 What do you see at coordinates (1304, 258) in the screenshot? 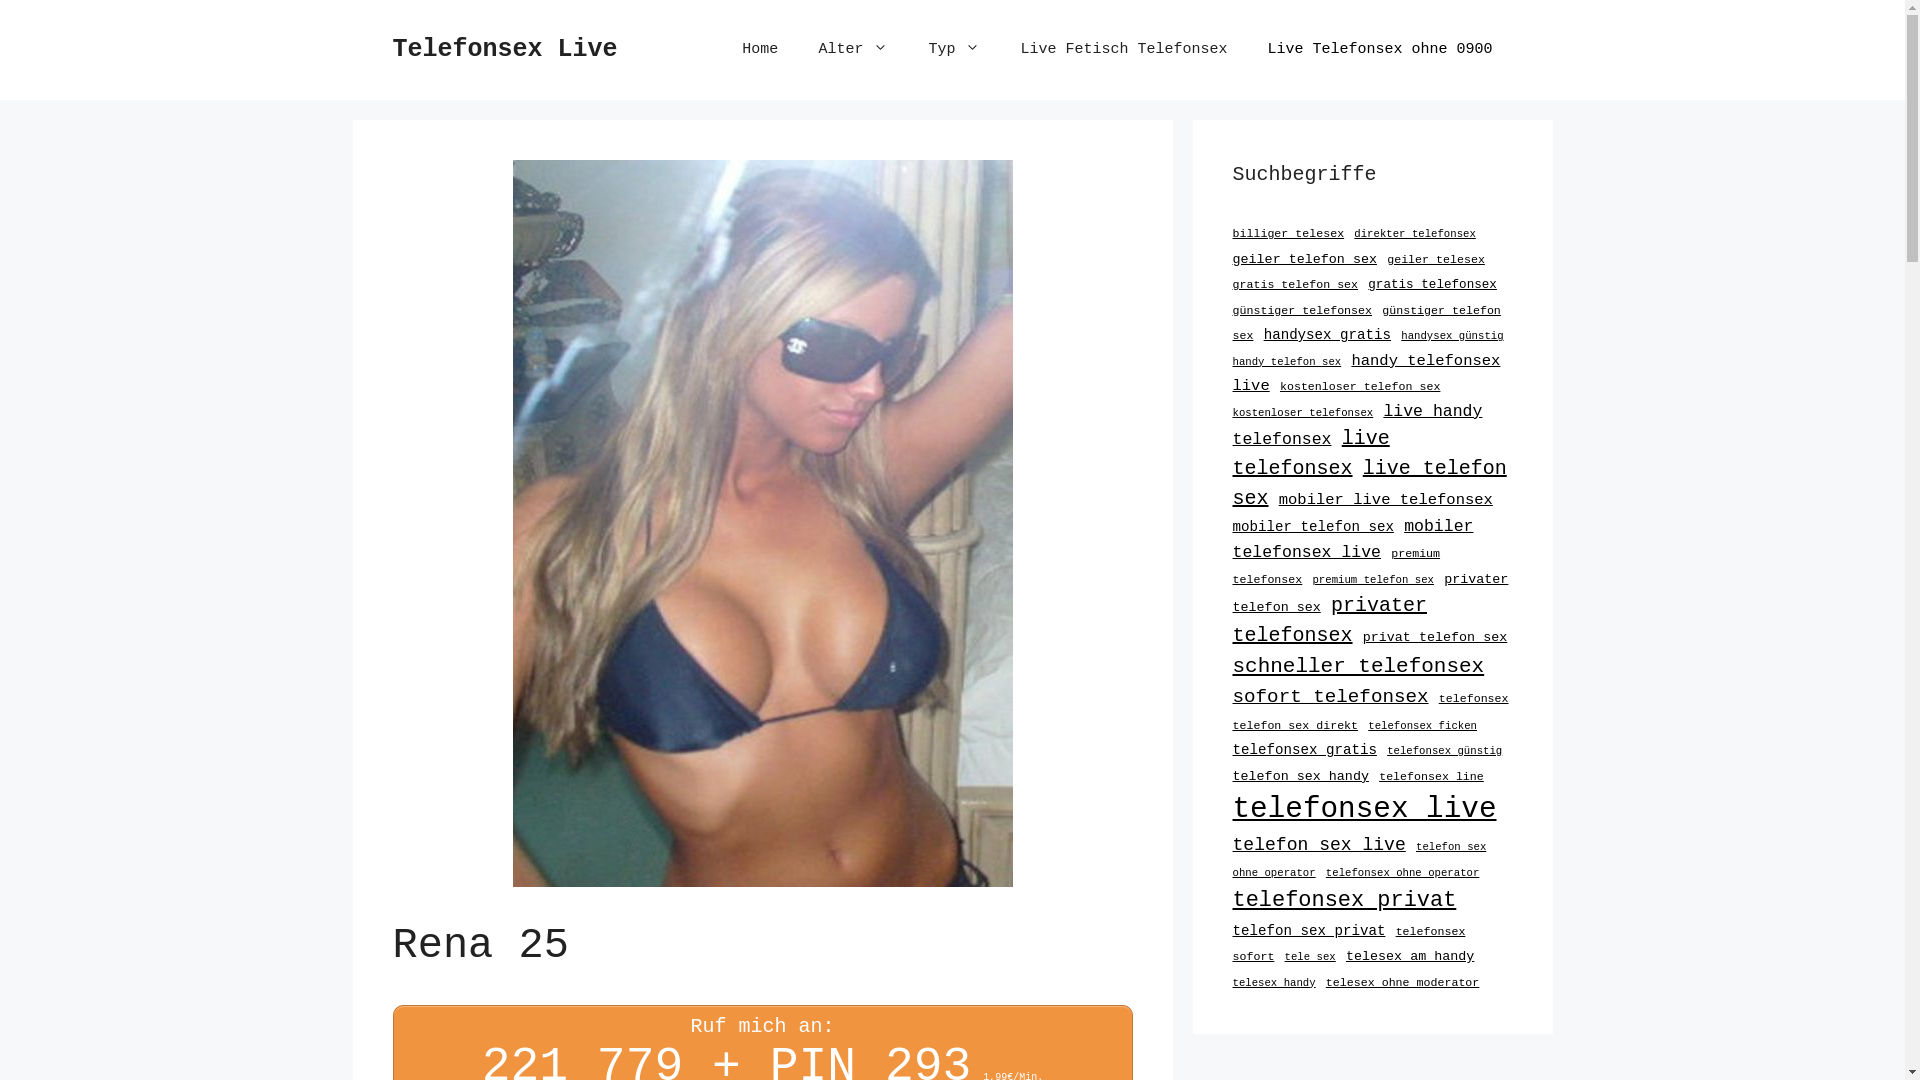
I see `'geiler telefon sex'` at bounding box center [1304, 258].